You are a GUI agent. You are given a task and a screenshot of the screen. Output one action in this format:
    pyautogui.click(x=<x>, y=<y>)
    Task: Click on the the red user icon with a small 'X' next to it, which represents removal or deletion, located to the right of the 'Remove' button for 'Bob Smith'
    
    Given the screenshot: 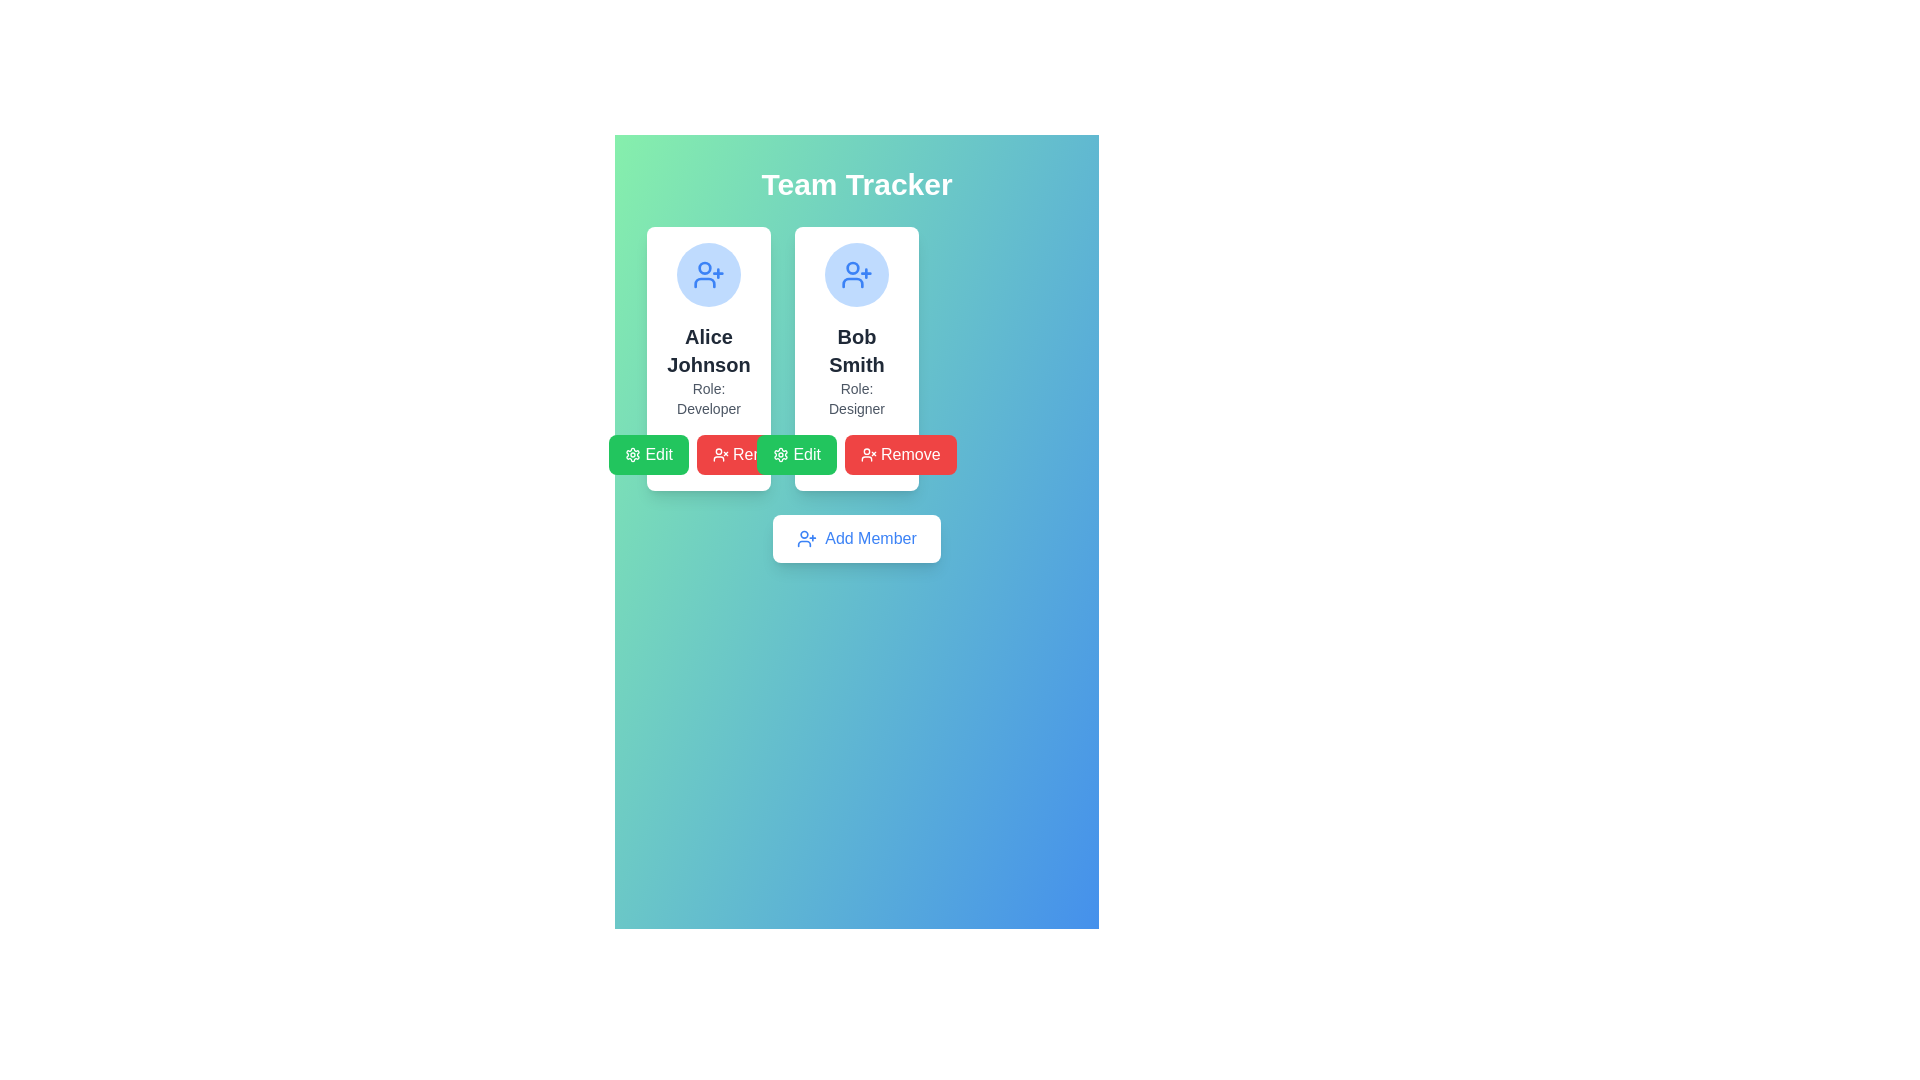 What is the action you would take?
    pyautogui.click(x=720, y=455)
    